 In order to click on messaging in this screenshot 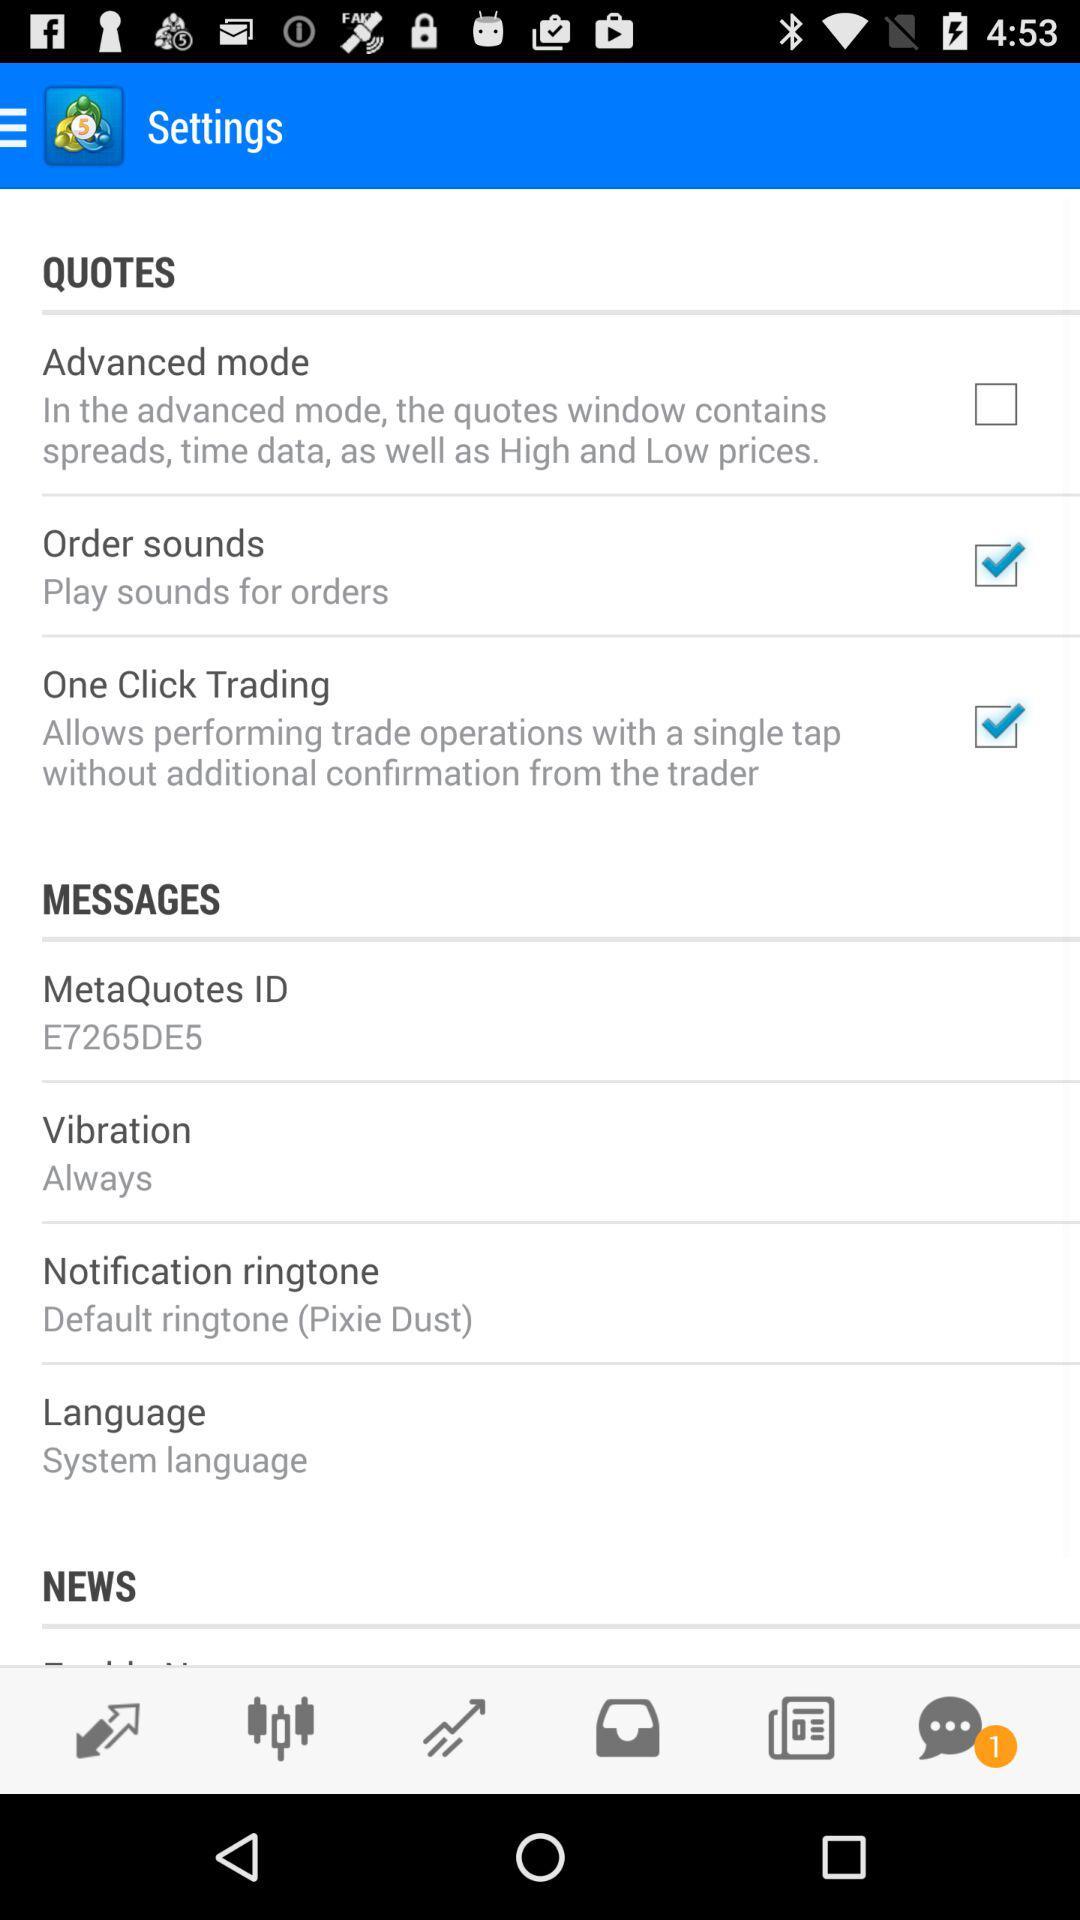, I will do `click(949, 1727)`.